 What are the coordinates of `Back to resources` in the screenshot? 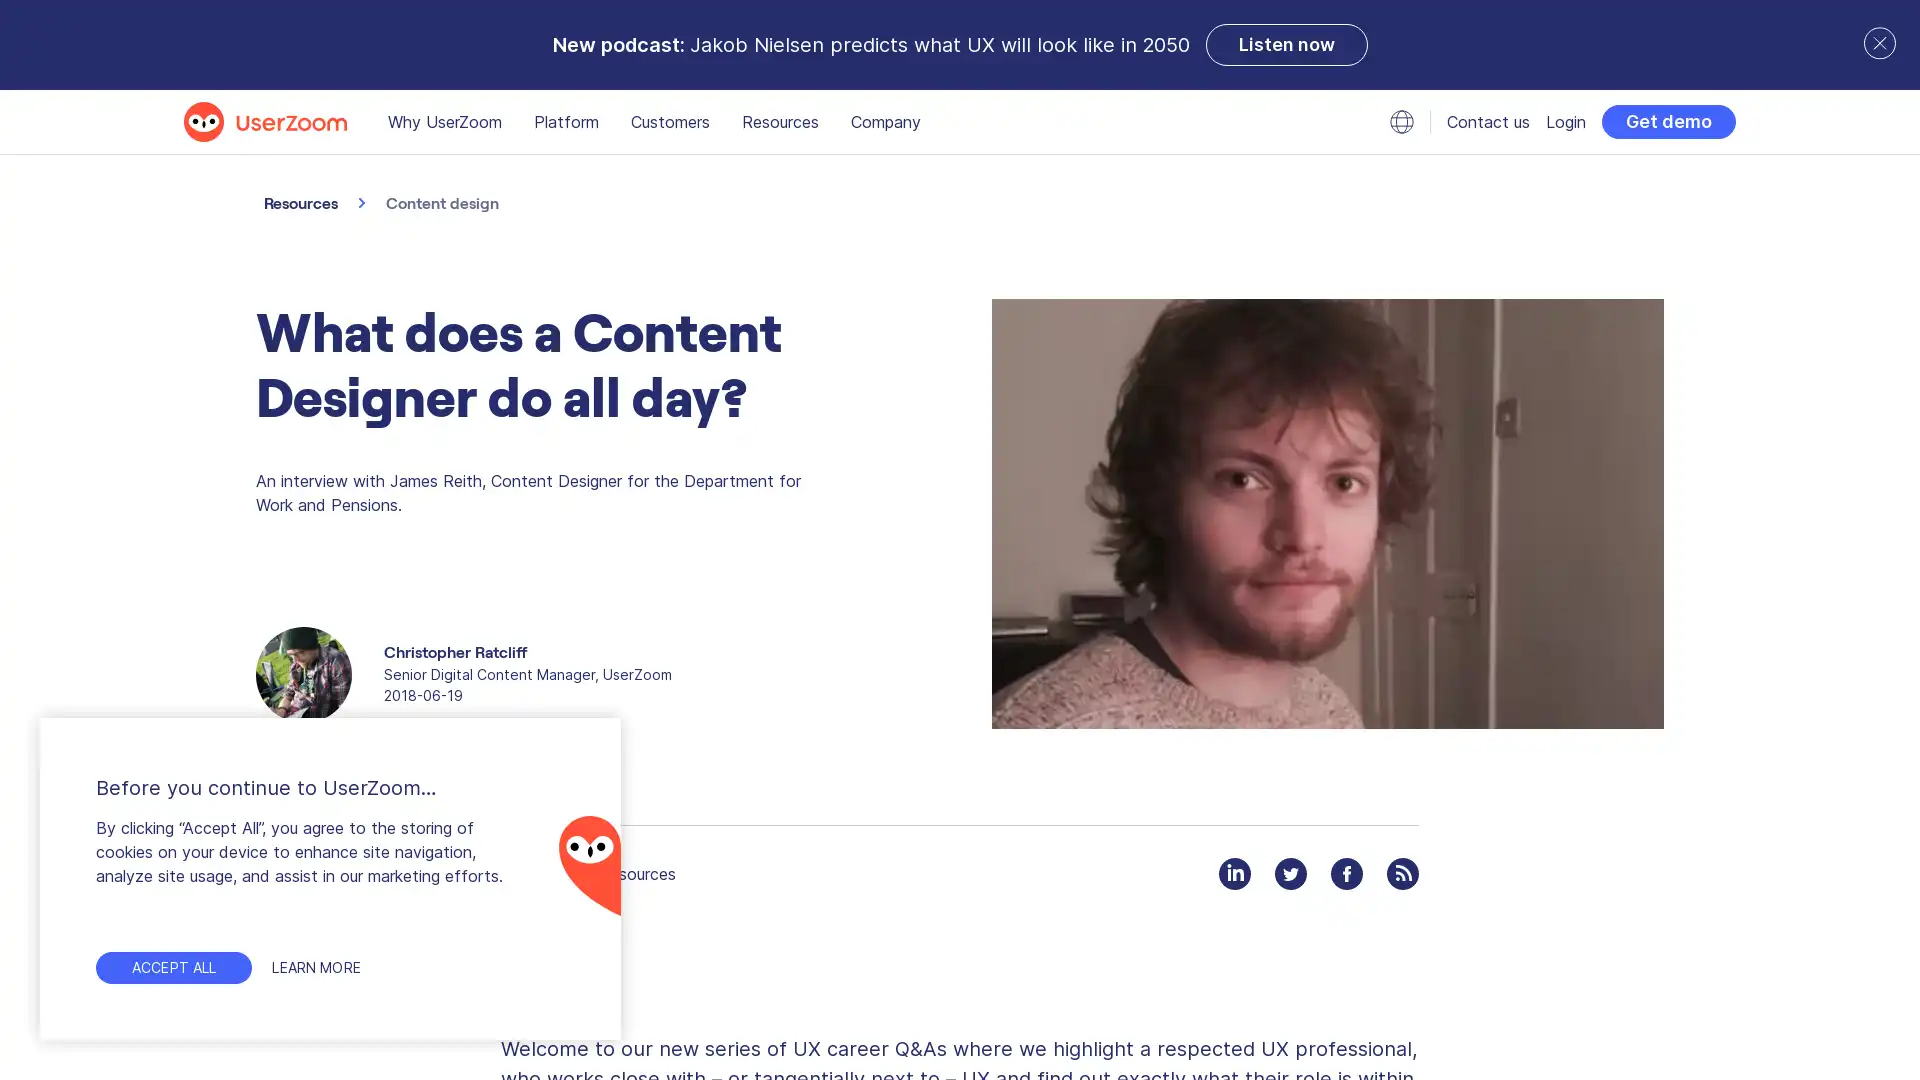 It's located at (587, 873).